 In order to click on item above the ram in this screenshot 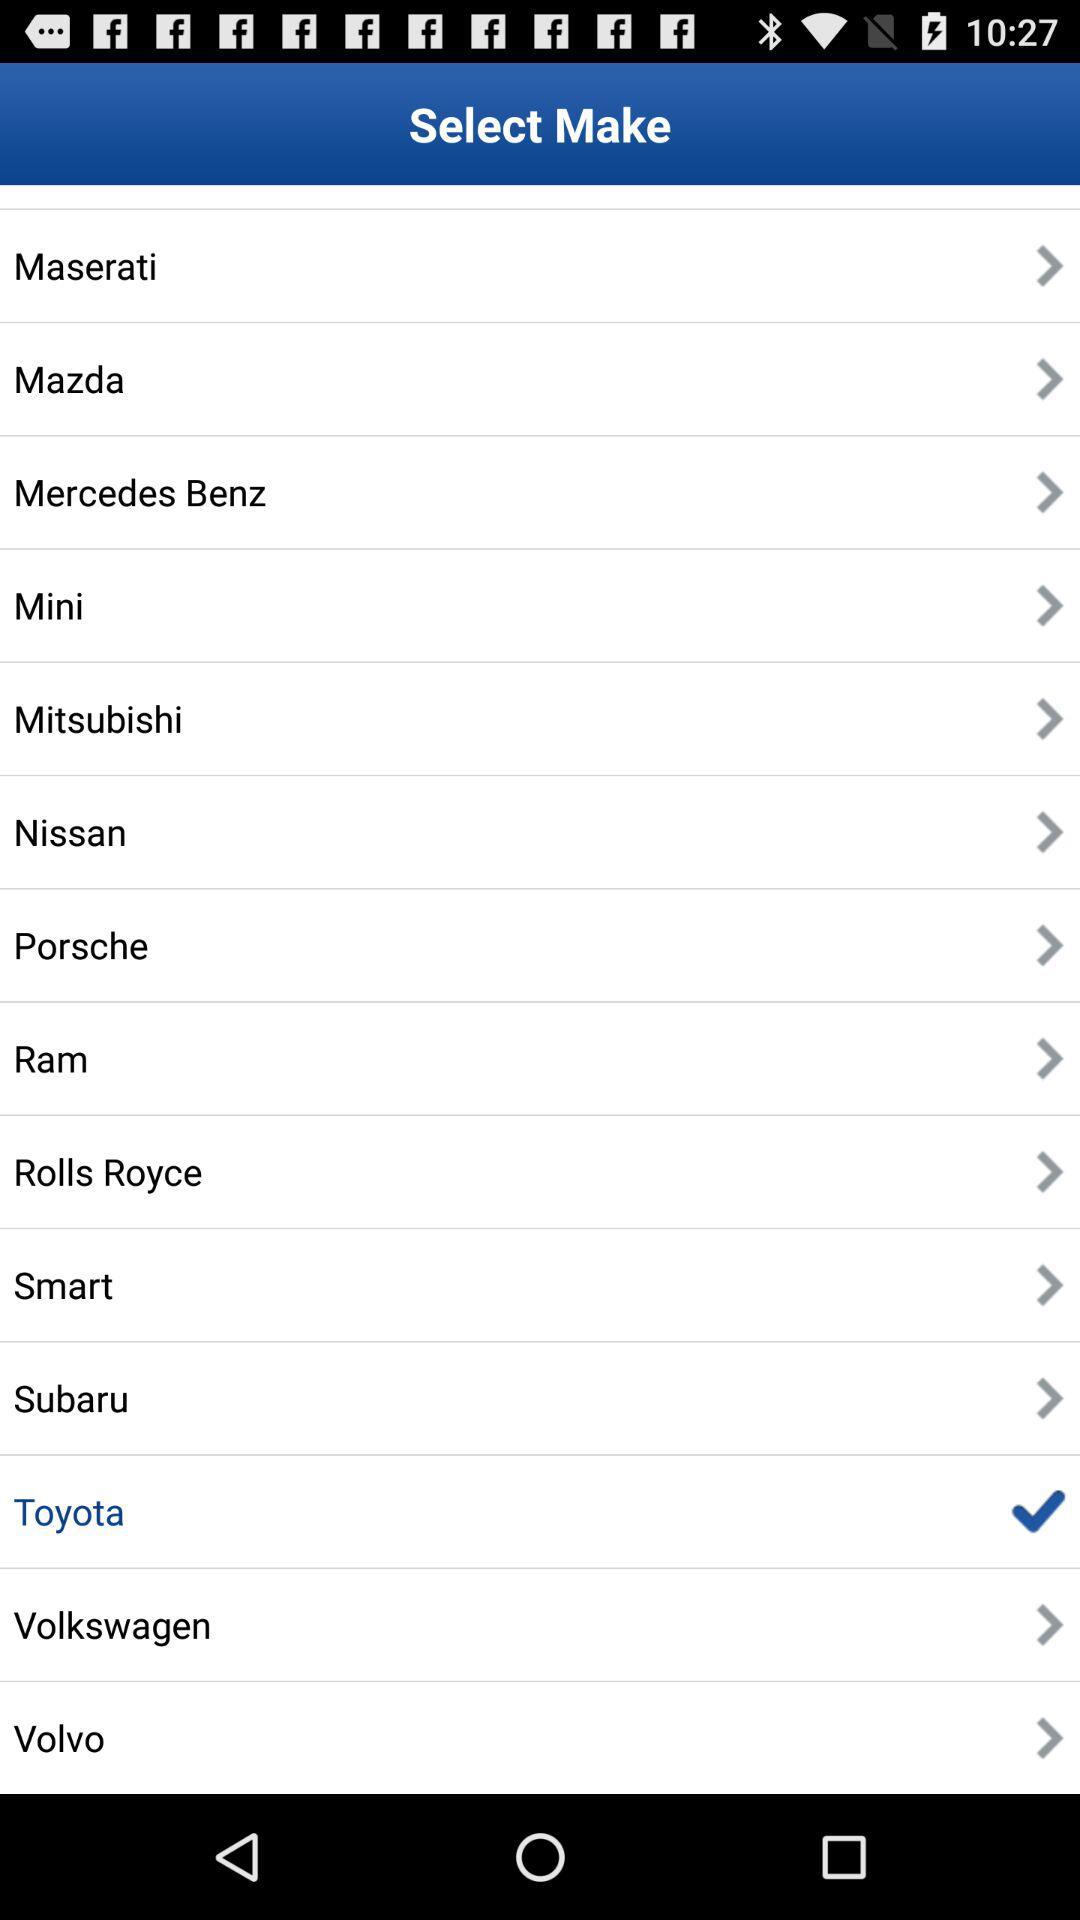, I will do `click(80, 944)`.